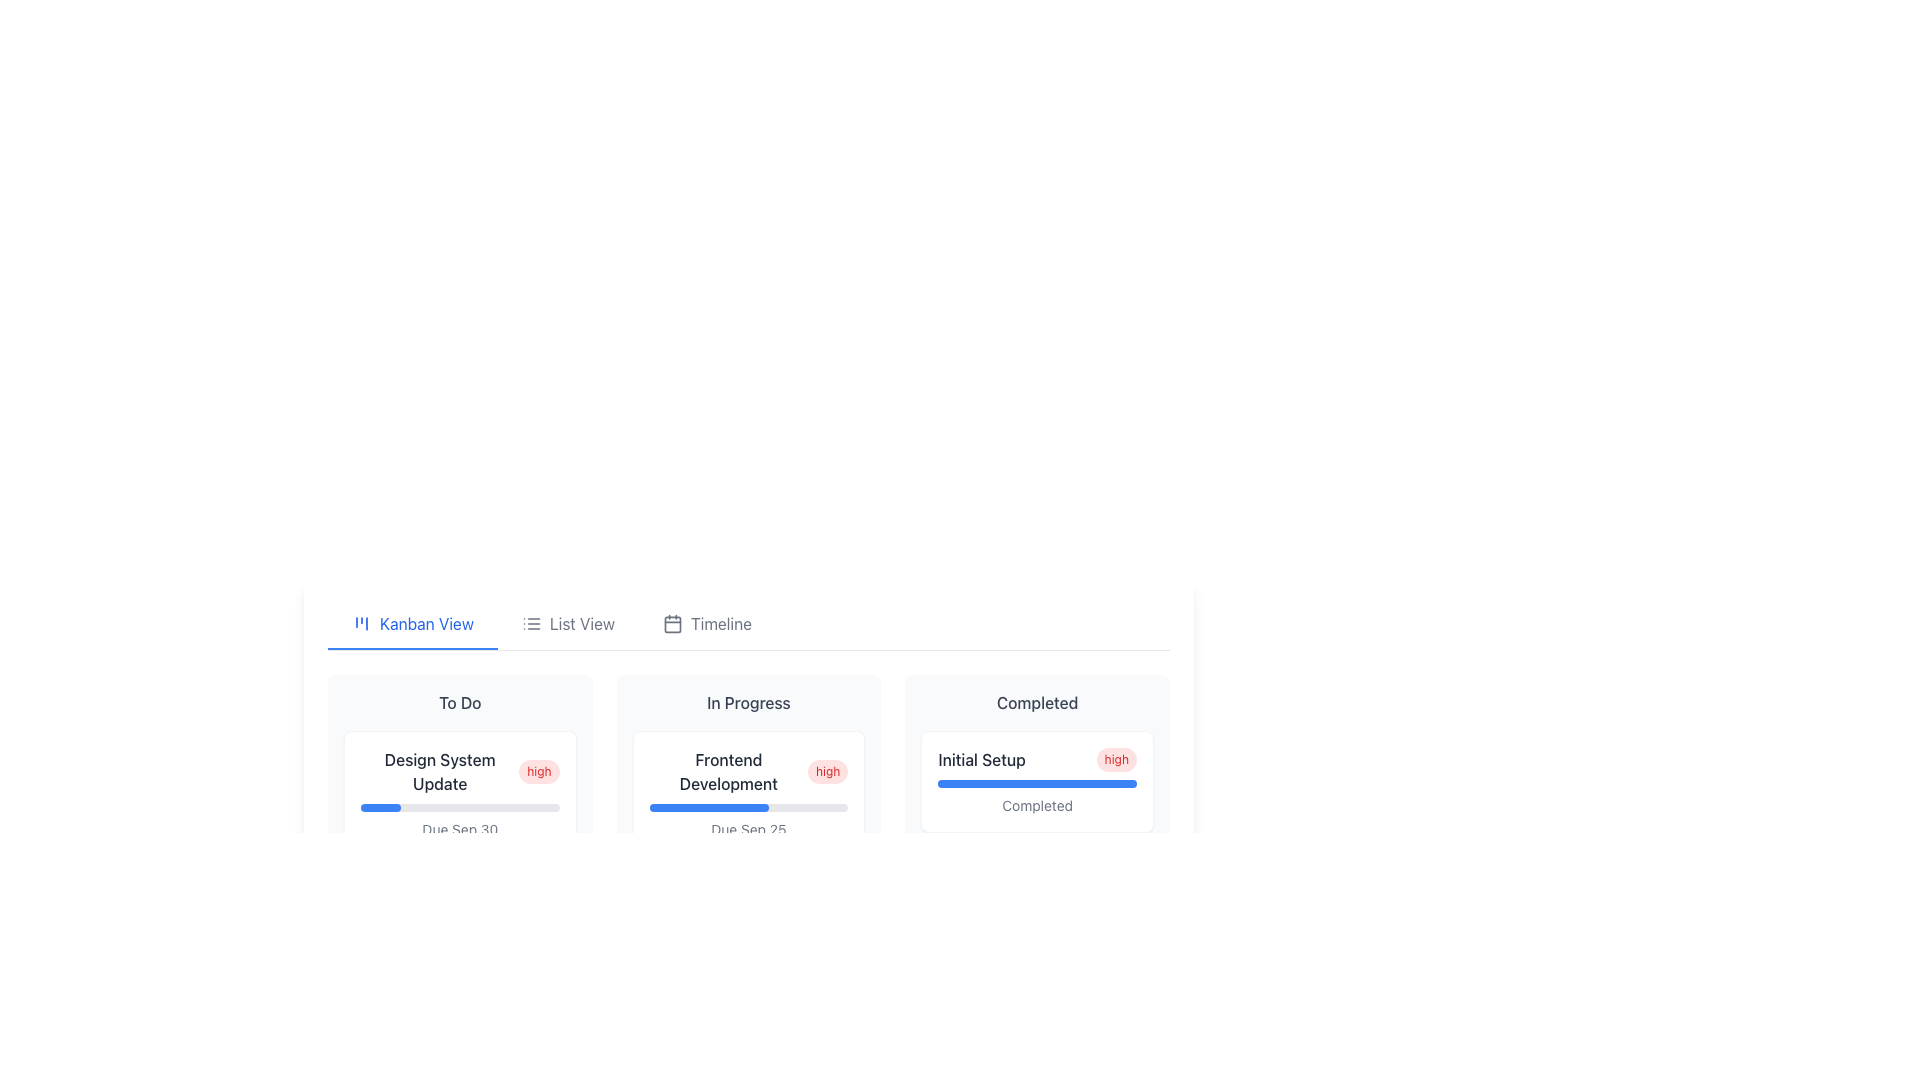 This screenshot has height=1080, width=1920. What do you see at coordinates (459, 770) in the screenshot?
I see `the header of the task card labeled 'Design System Update' with a priority indicator showing 'high' in the 'To Do' column of the Kanban board` at bounding box center [459, 770].